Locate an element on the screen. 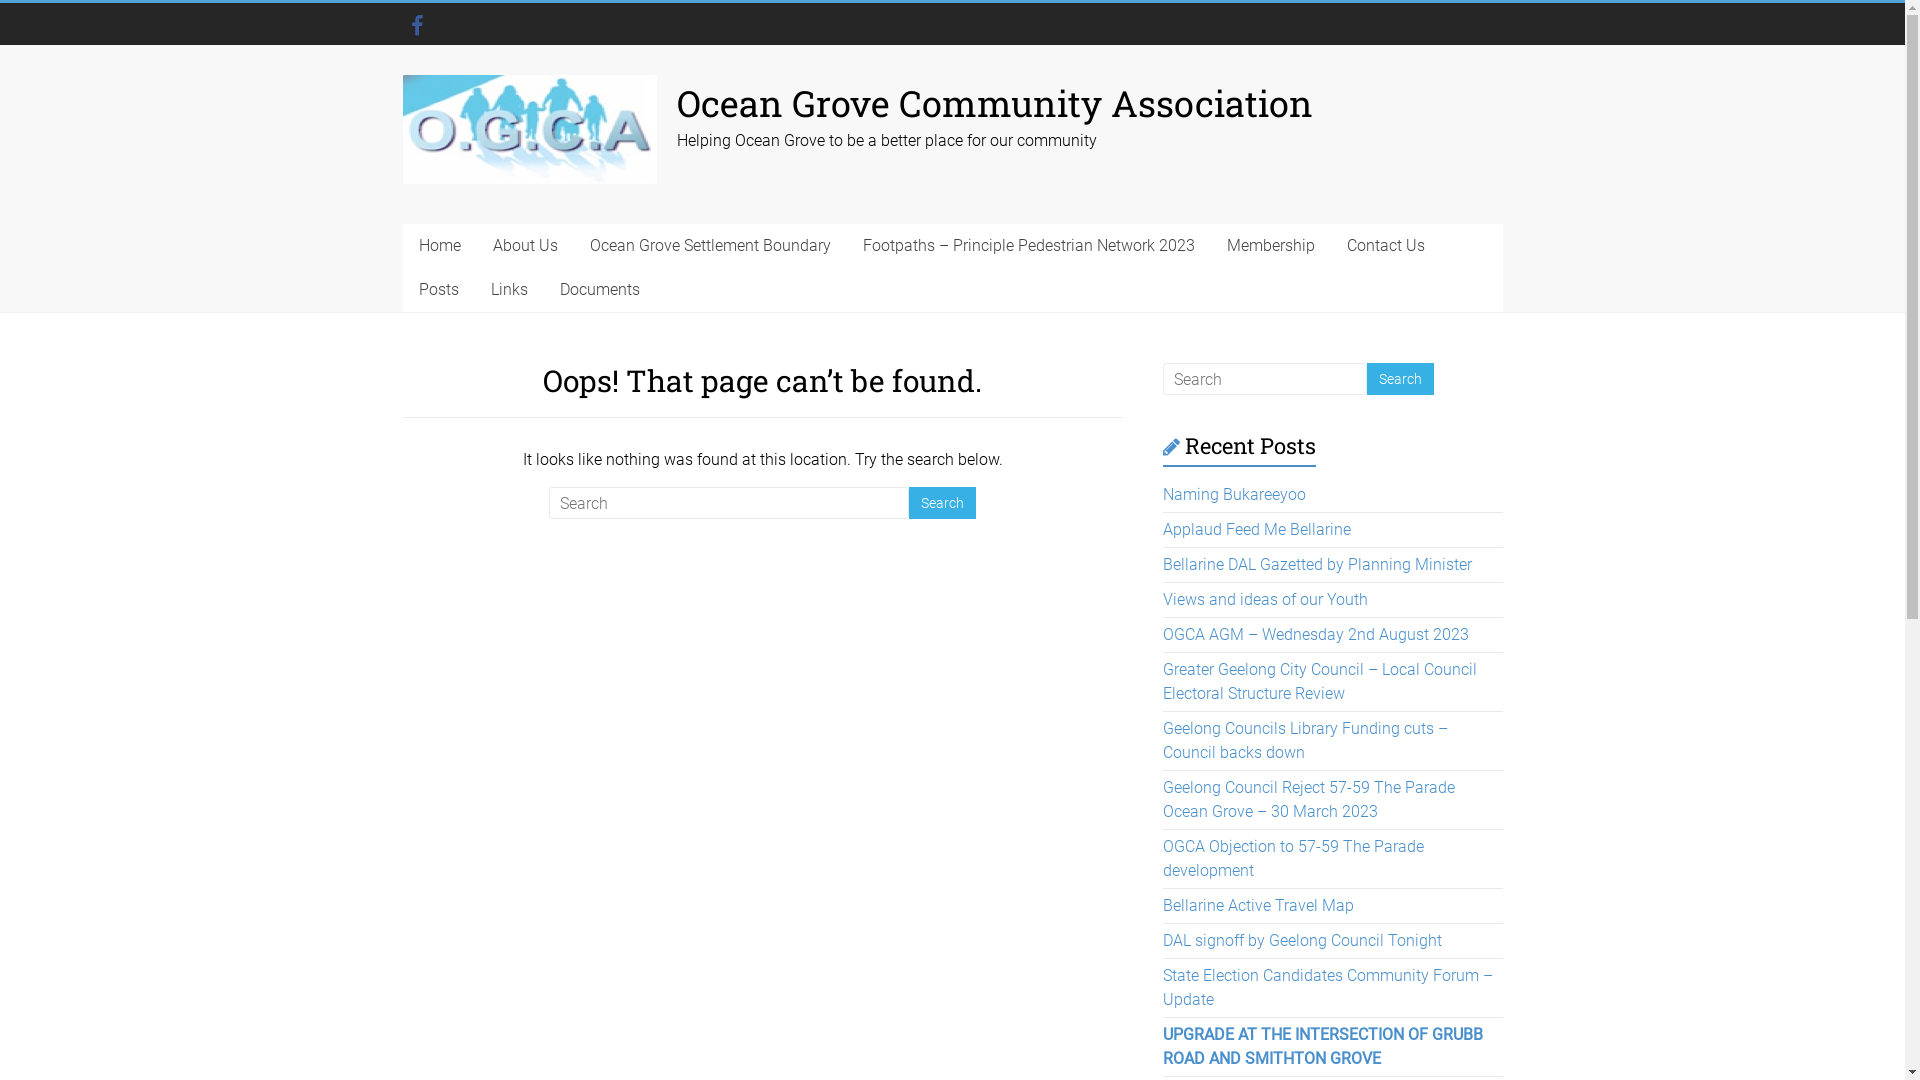  'Naming Bukareeyoo' is located at coordinates (1233, 494).